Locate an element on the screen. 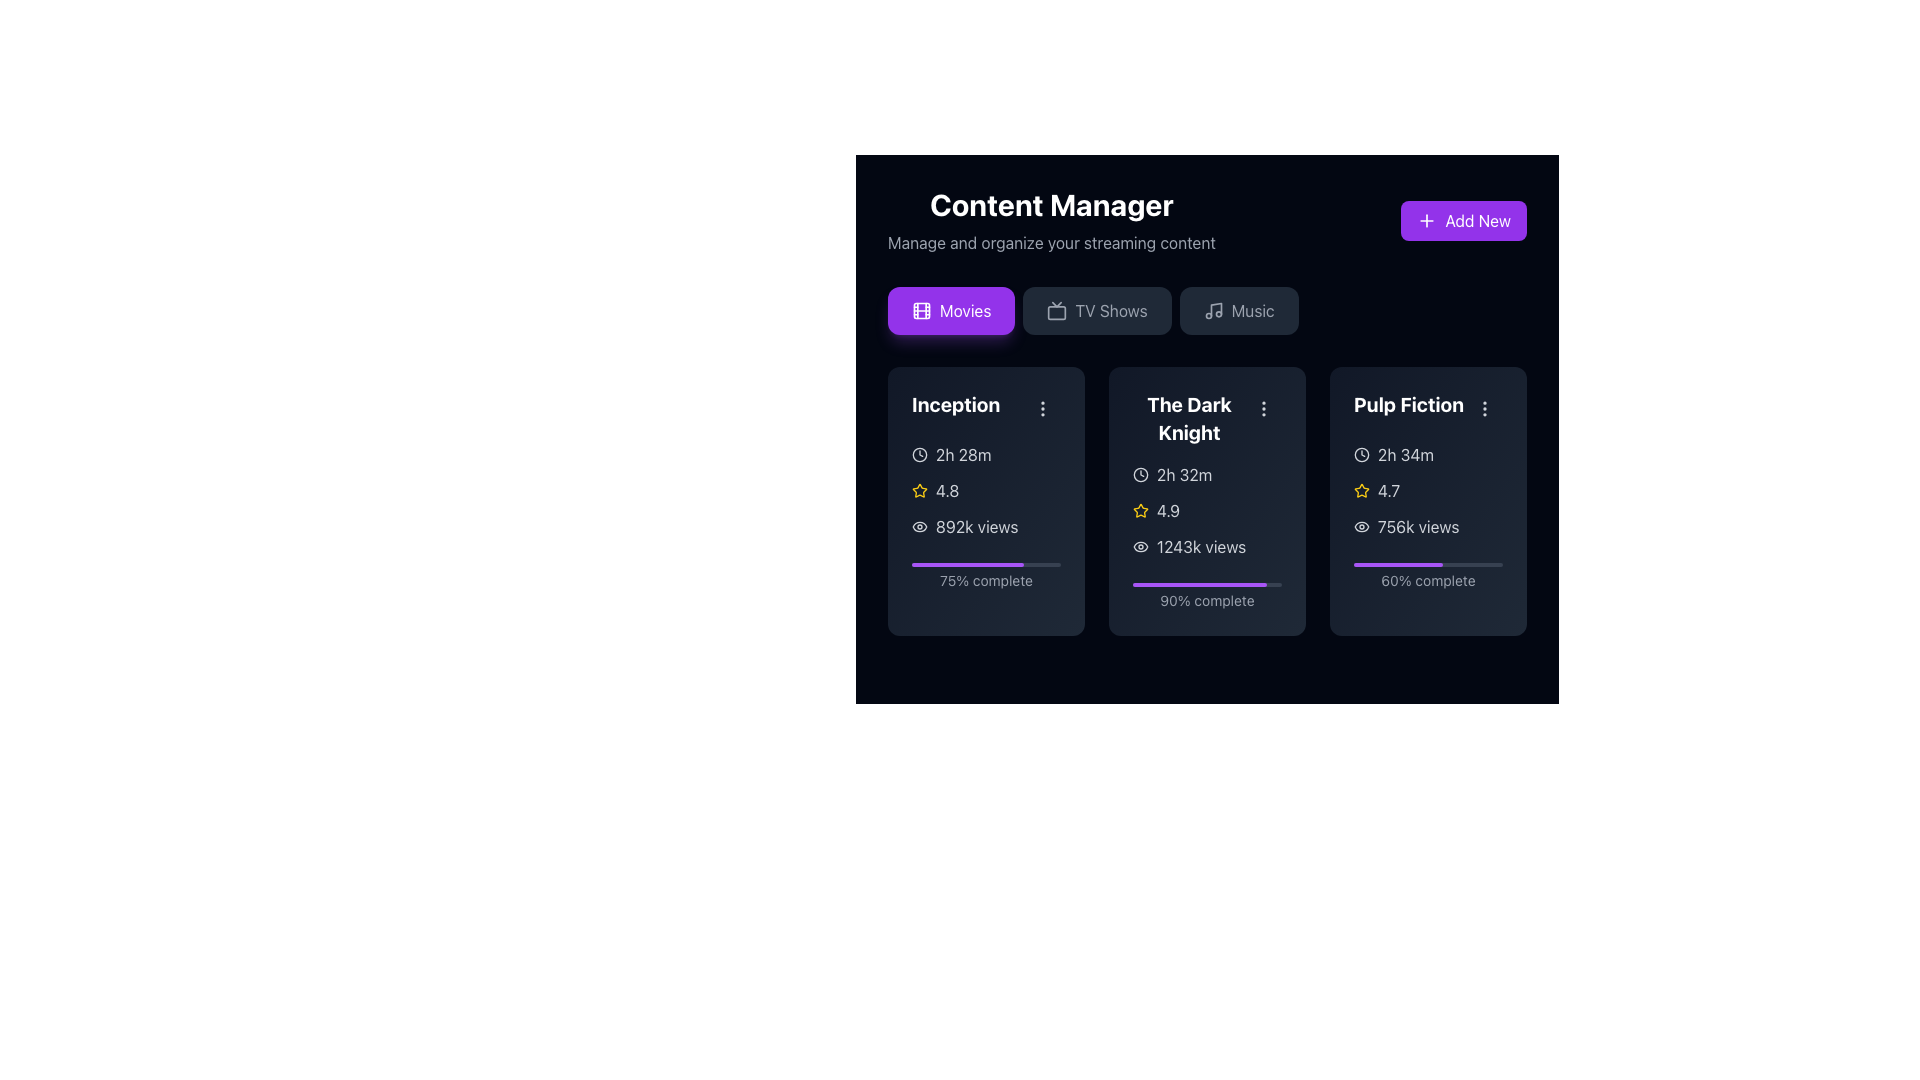 This screenshot has width=1920, height=1080. the middle information card in the Content Manager section, which displays details about the movie 'The Dark Knight' including title, duration, rating, views, and progress information is located at coordinates (1206, 500).